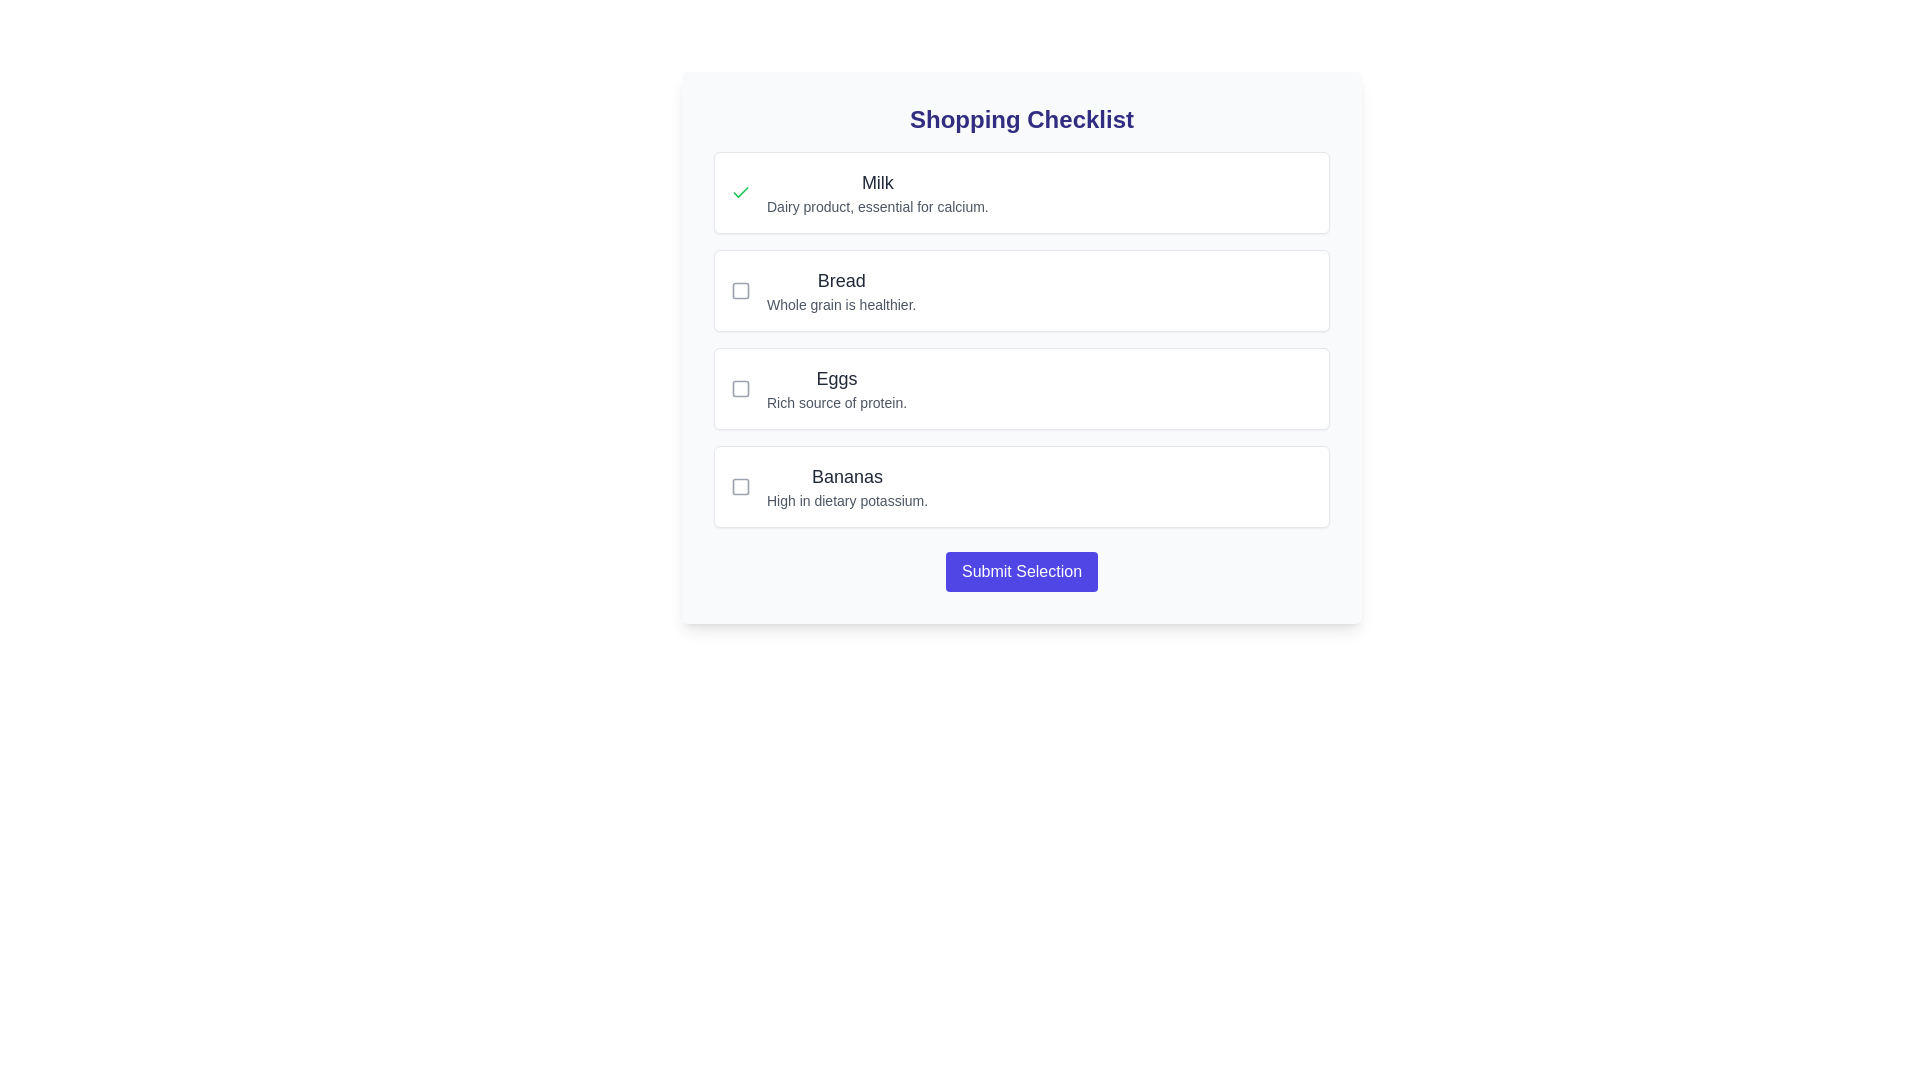 The width and height of the screenshot is (1920, 1080). I want to click on the second selectable list item in the 'Shopping Checklist', so click(823, 290).